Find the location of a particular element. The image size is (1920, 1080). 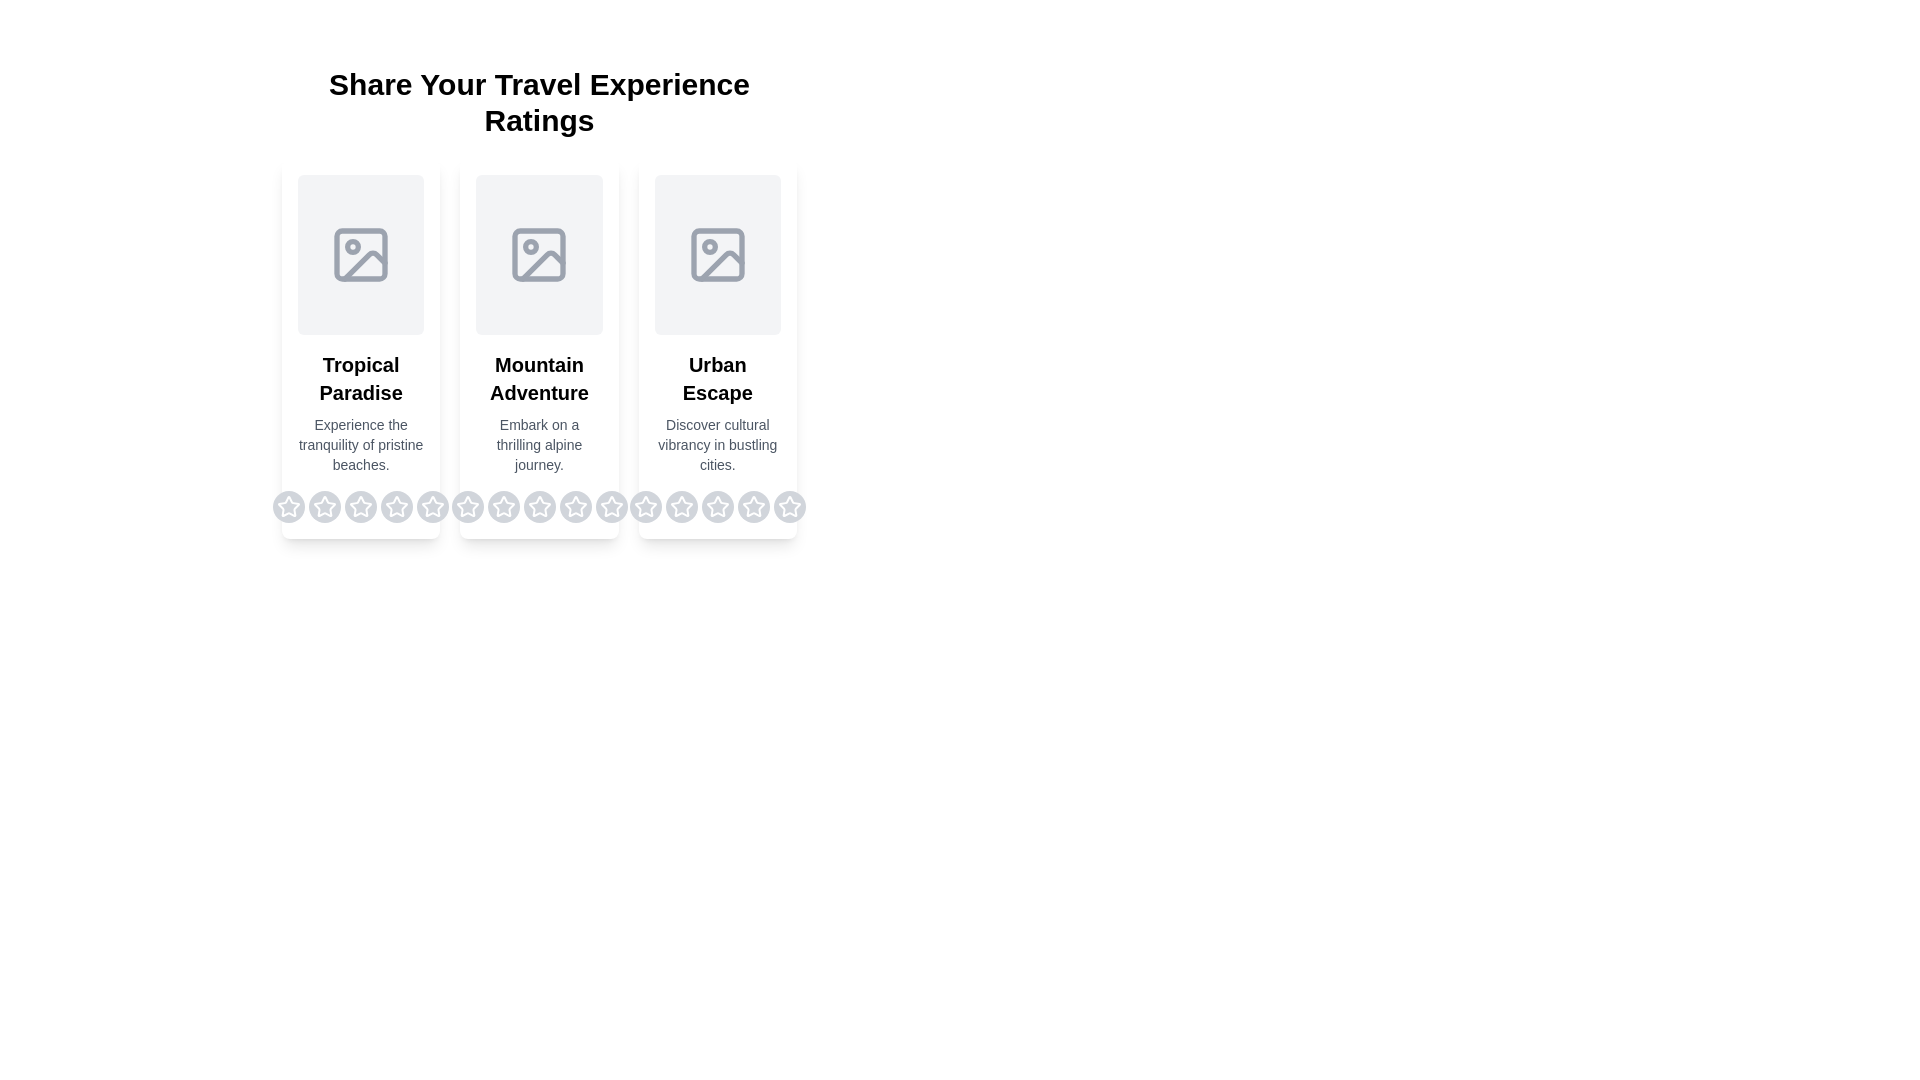

the rating for a destination to 2 stars by clicking on the corresponding star for the destination Tropical Paradise is located at coordinates (325, 505).